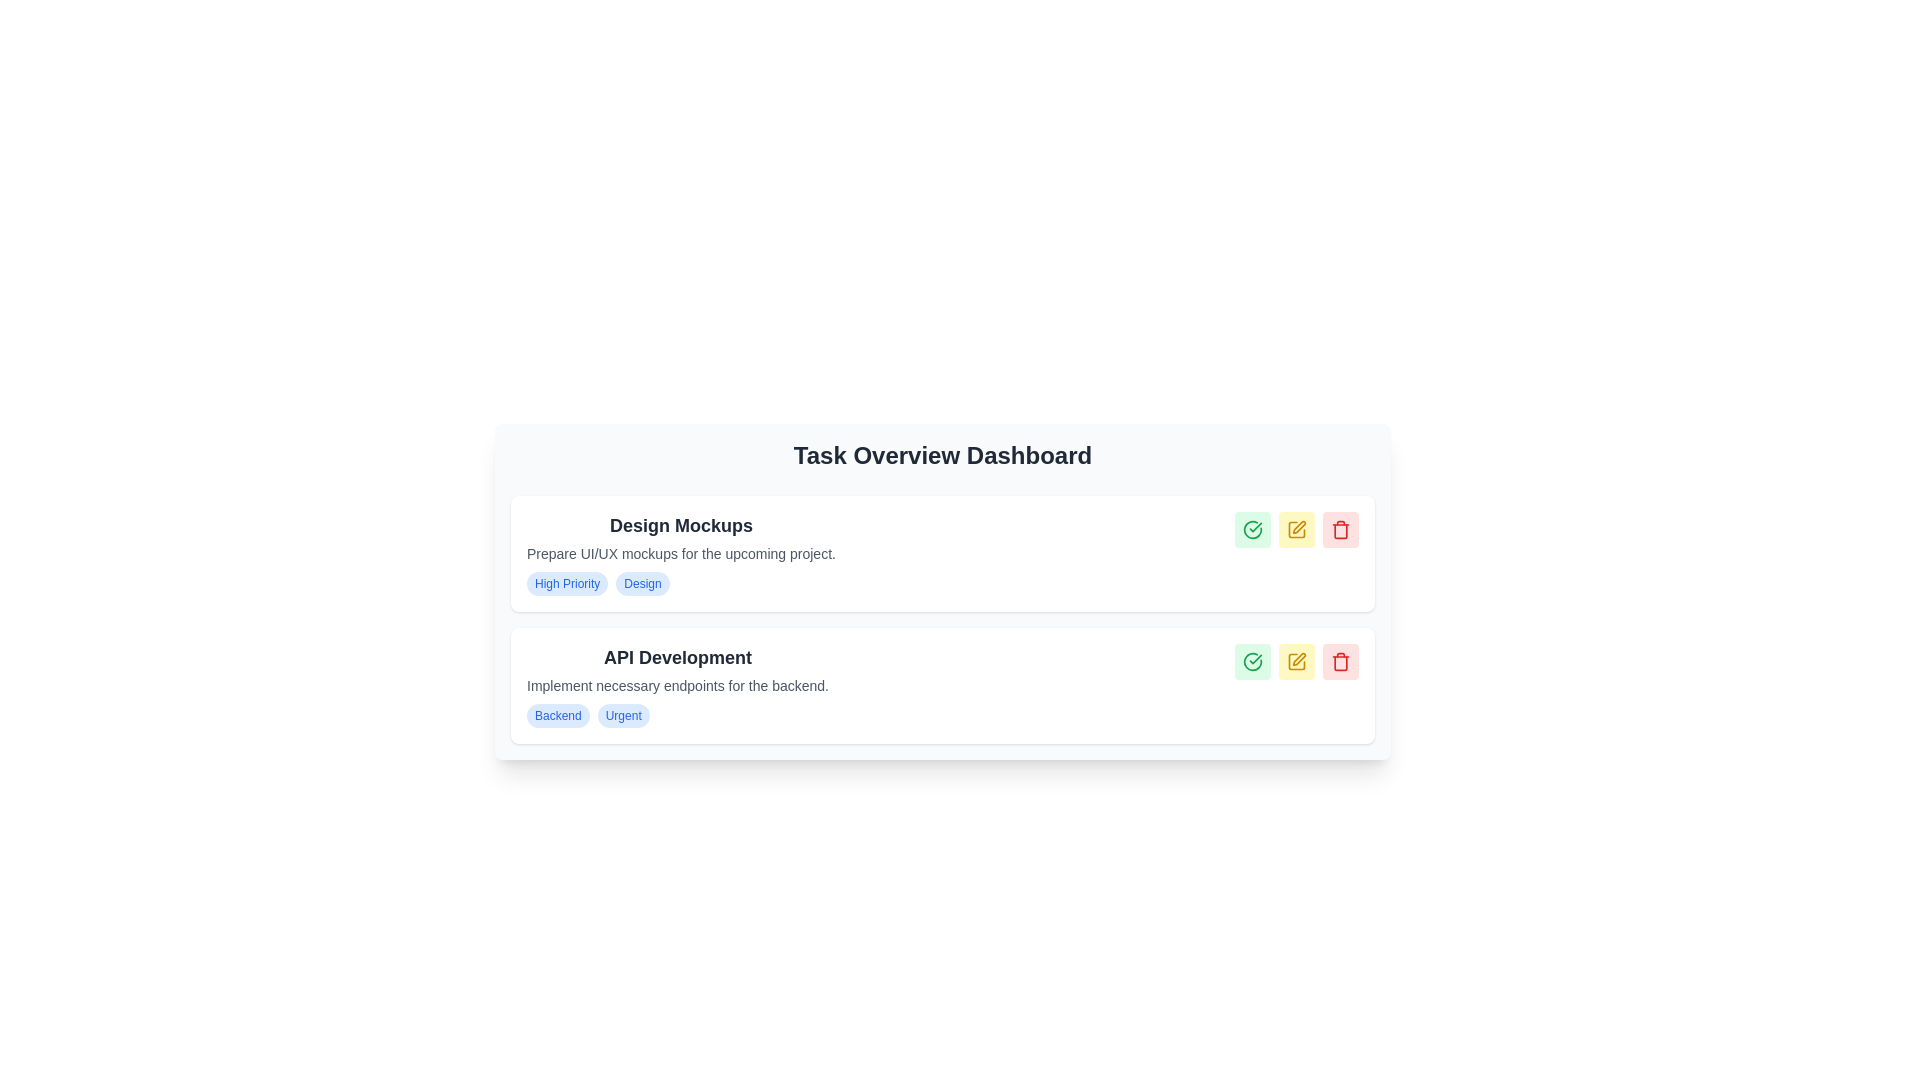  What do you see at coordinates (1251, 528) in the screenshot?
I see `the green circular check mark button to mark the task as complete, located beside the 'Design Mockups' task as the first button in the sequence` at bounding box center [1251, 528].